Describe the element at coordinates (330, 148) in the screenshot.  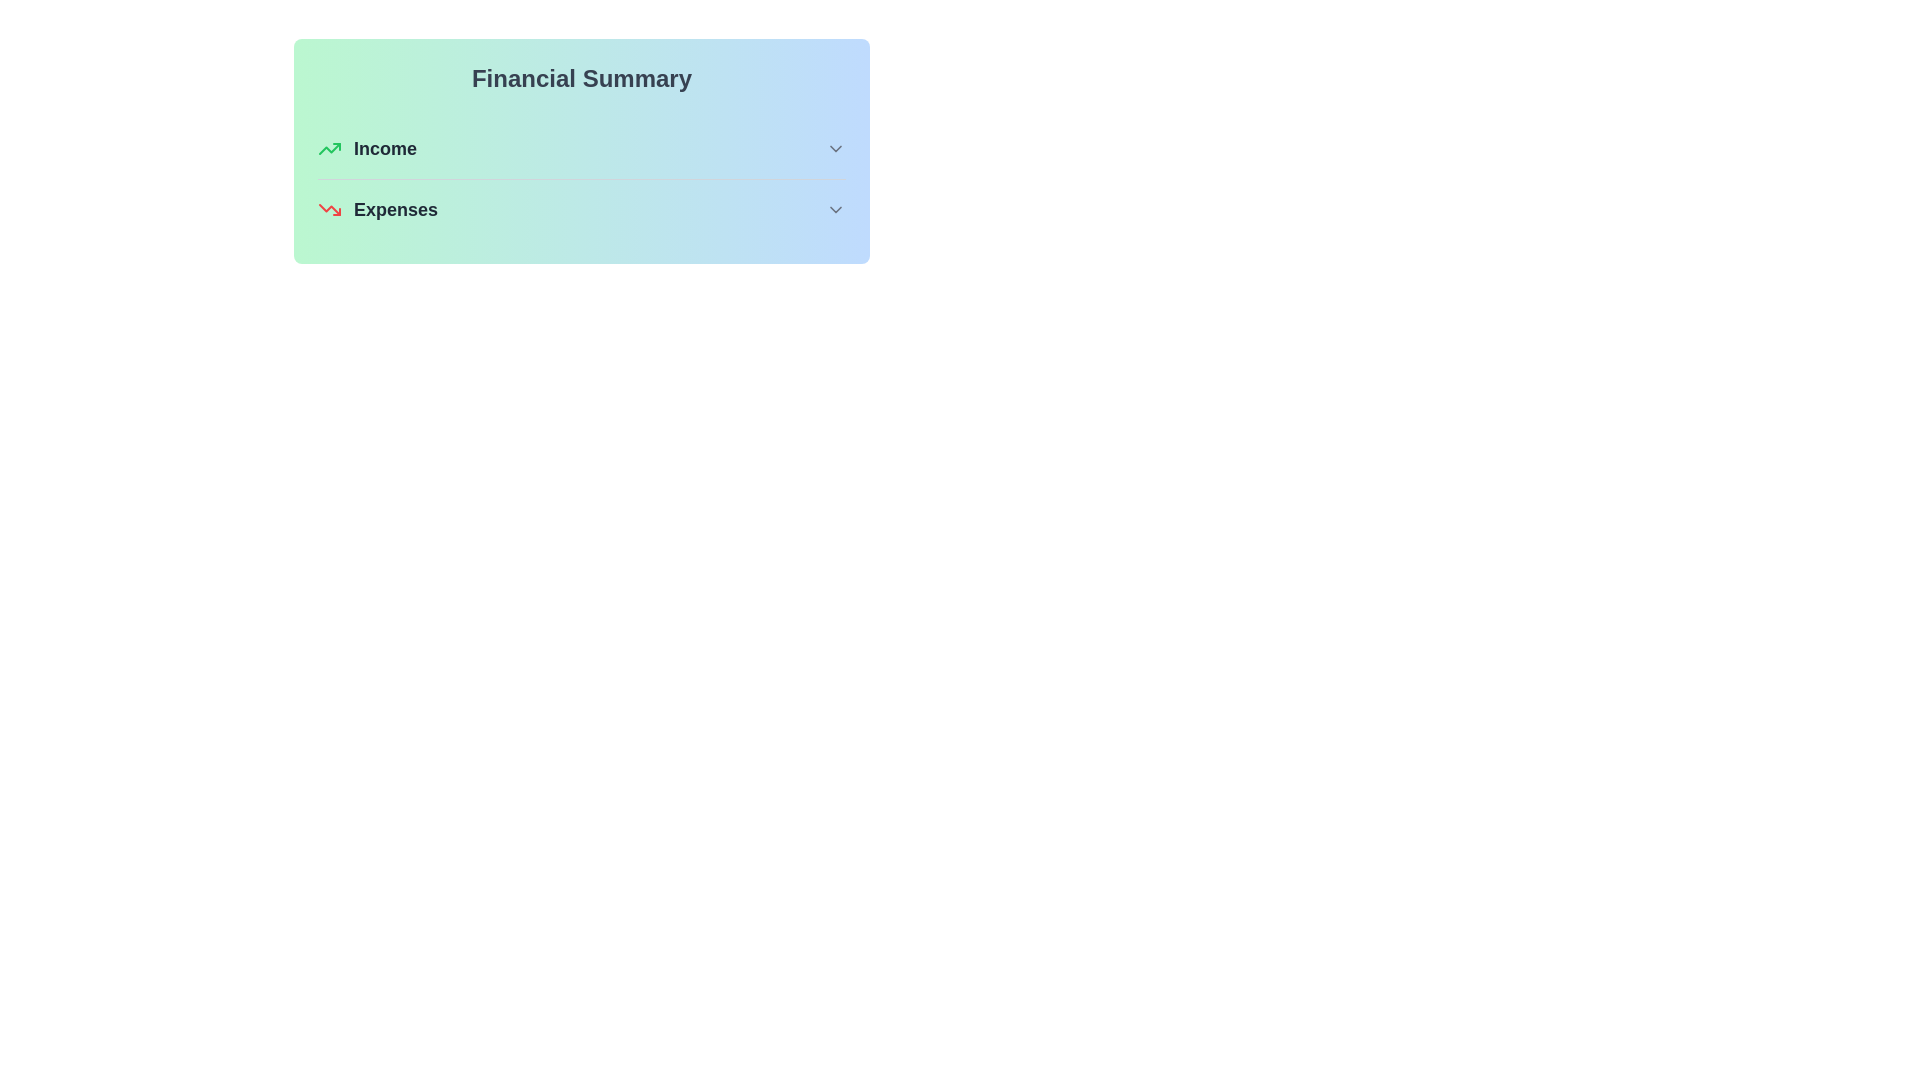
I see `the green upward trending arrow icon located to the left of the 'Income' label in the 'Financial Summary' panel` at that location.